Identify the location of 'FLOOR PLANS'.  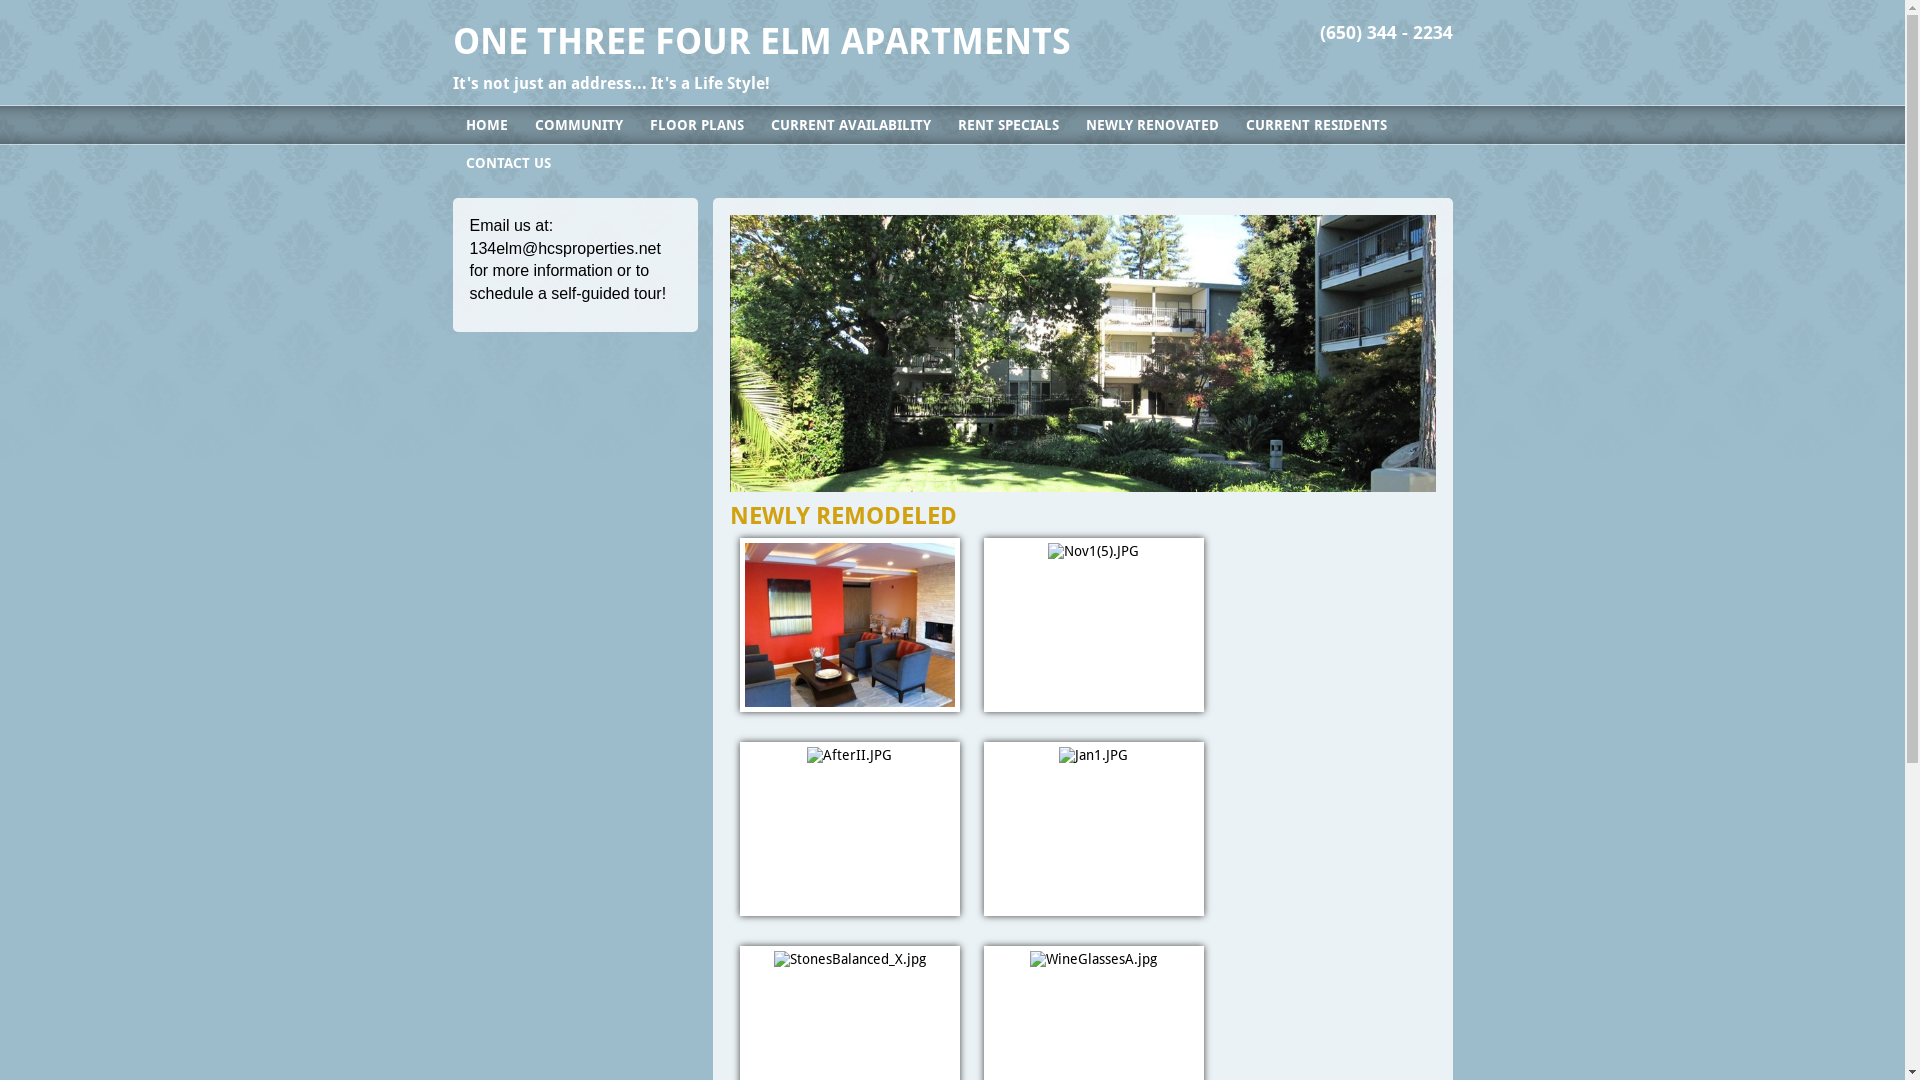
(696, 124).